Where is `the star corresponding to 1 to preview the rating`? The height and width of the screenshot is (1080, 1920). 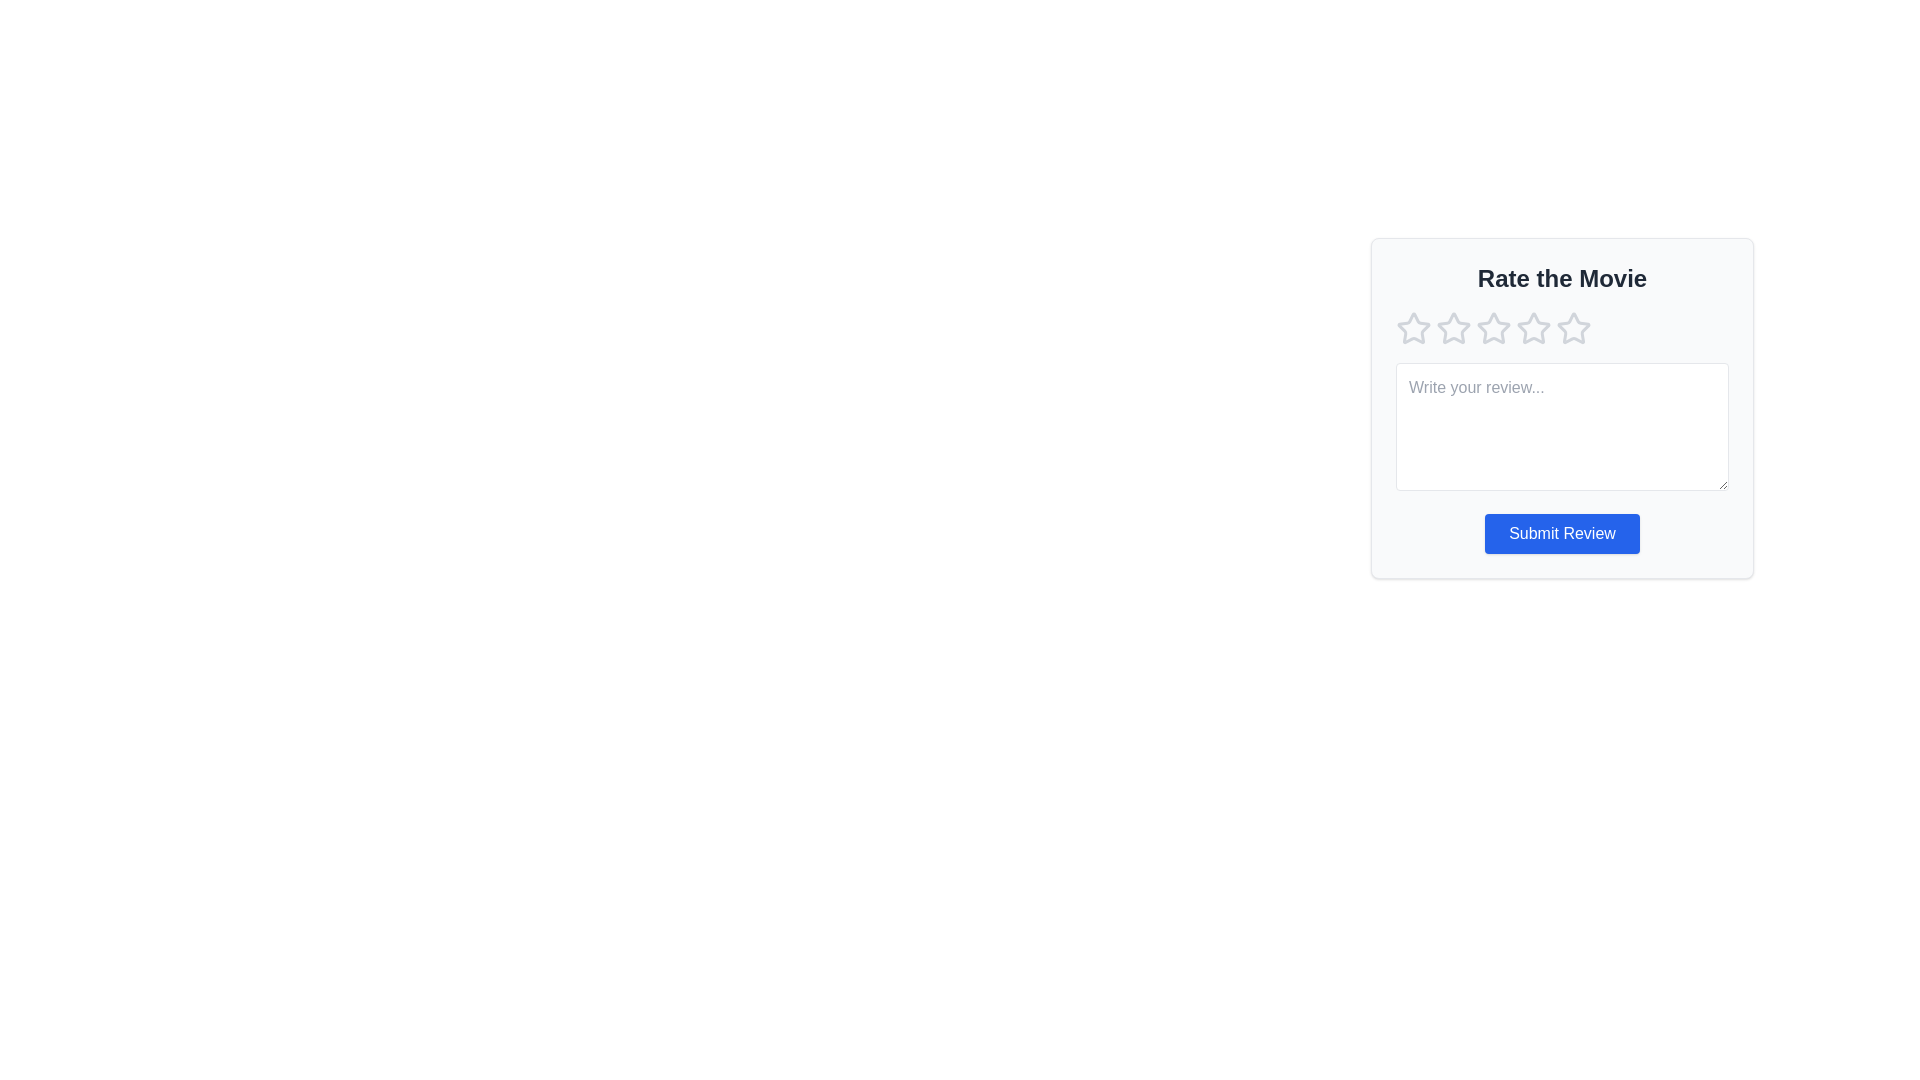 the star corresponding to 1 to preview the rating is located at coordinates (1413, 327).